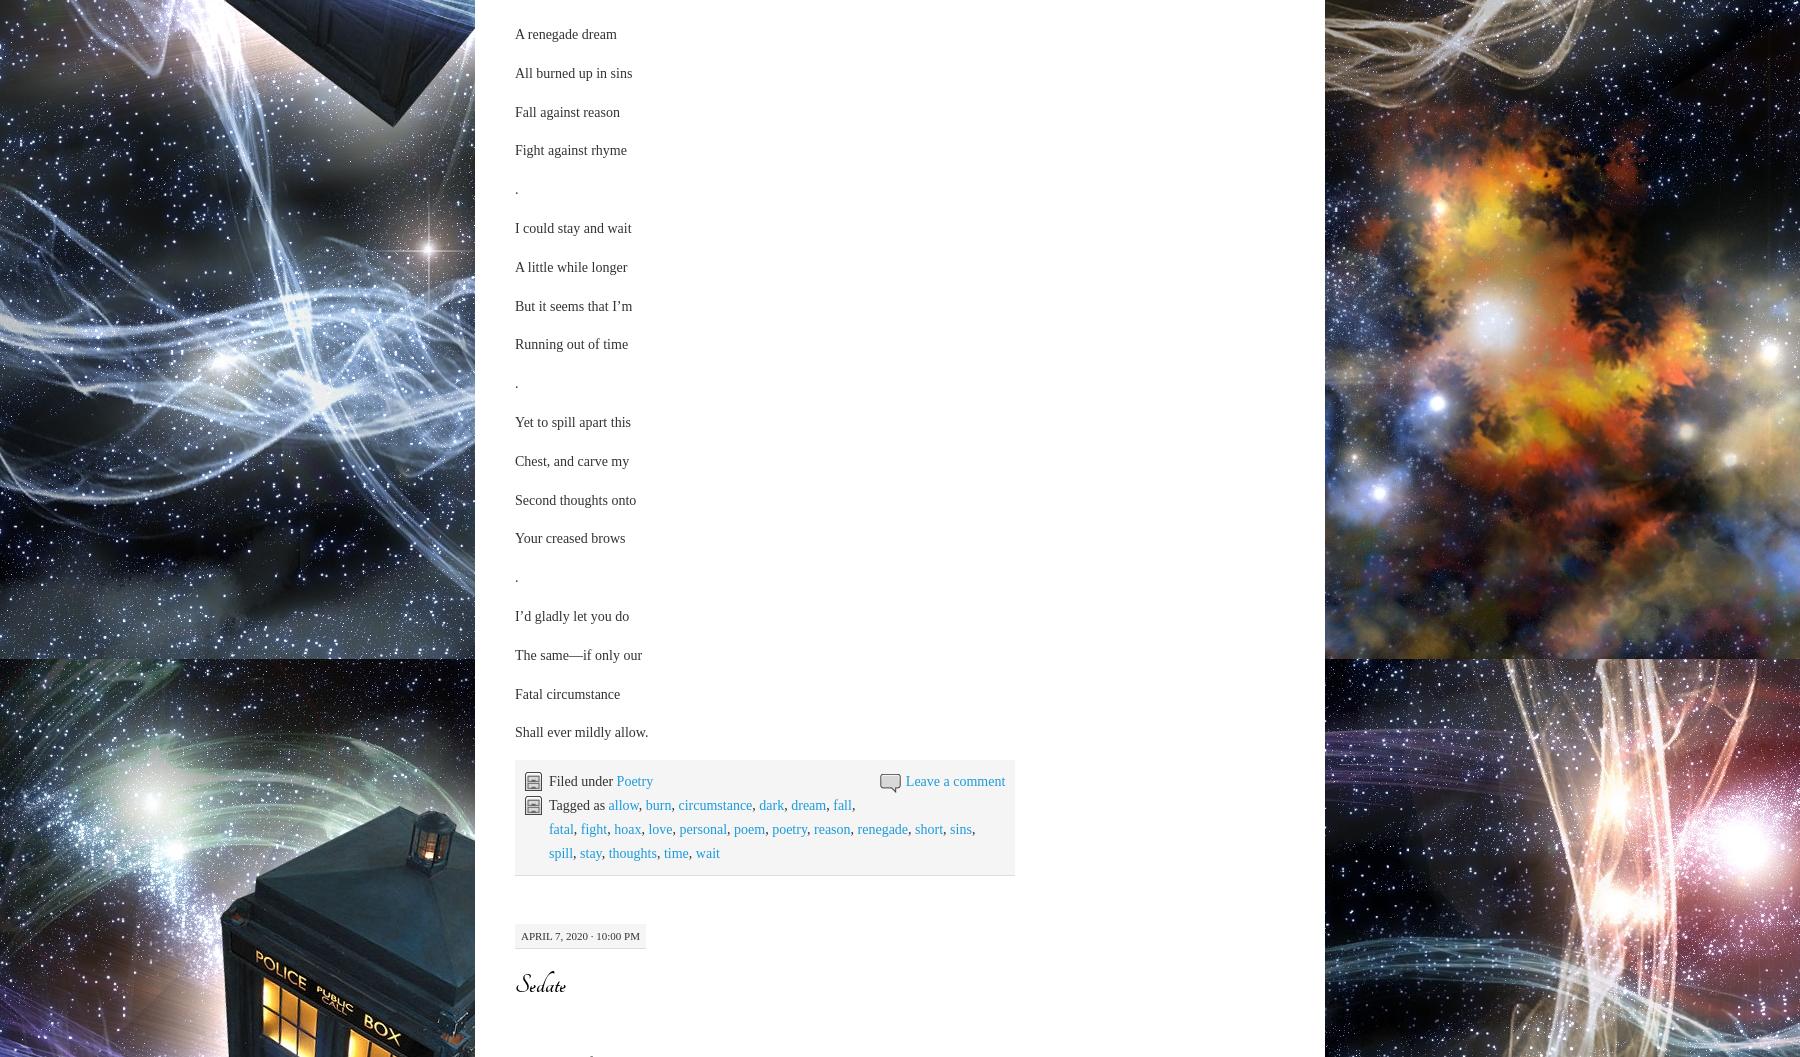 This screenshot has height=1057, width=1800. I want to click on 'i remember that day so vividly; my new art supplies had just arrived and i was feeling so pumped to try them out that i went ahead for some breakfast even though i haven't slept yet', so click(546, 849).